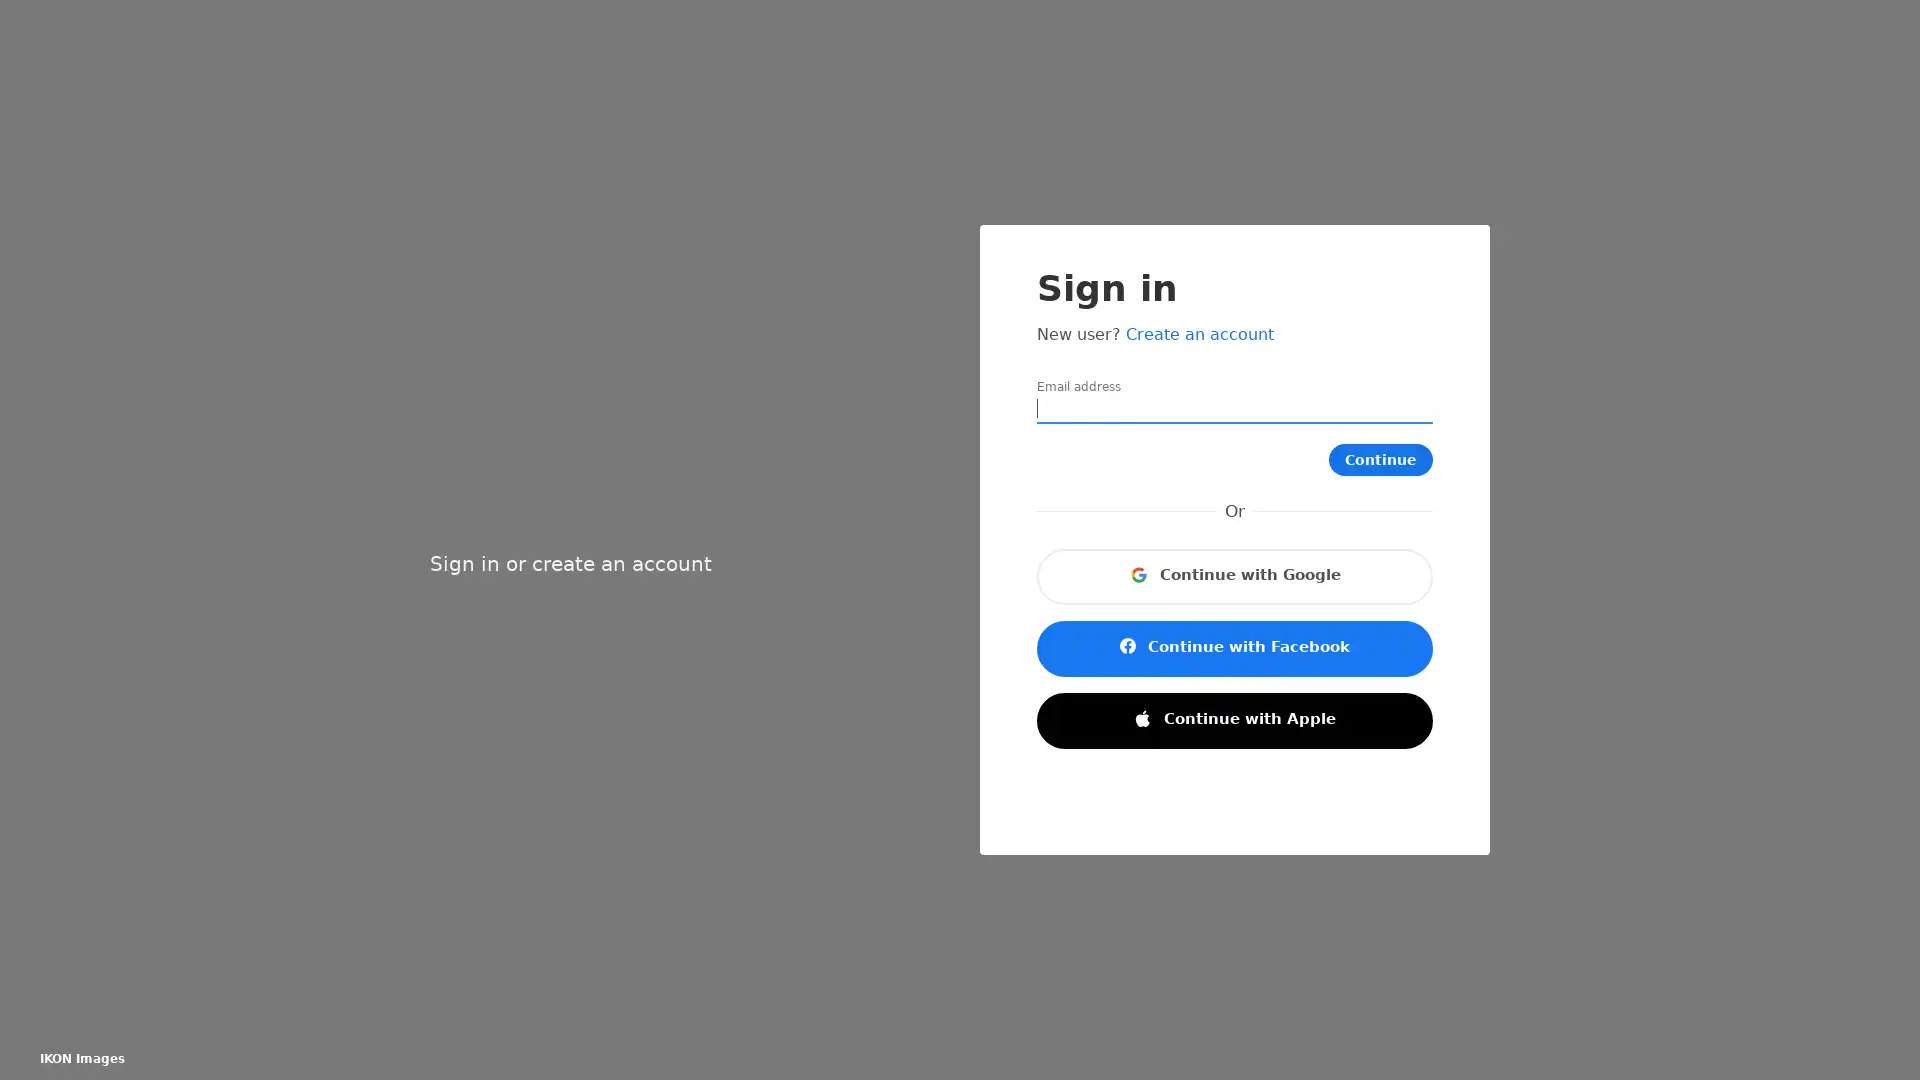  What do you see at coordinates (1389, 459) in the screenshot?
I see `Continue` at bounding box center [1389, 459].